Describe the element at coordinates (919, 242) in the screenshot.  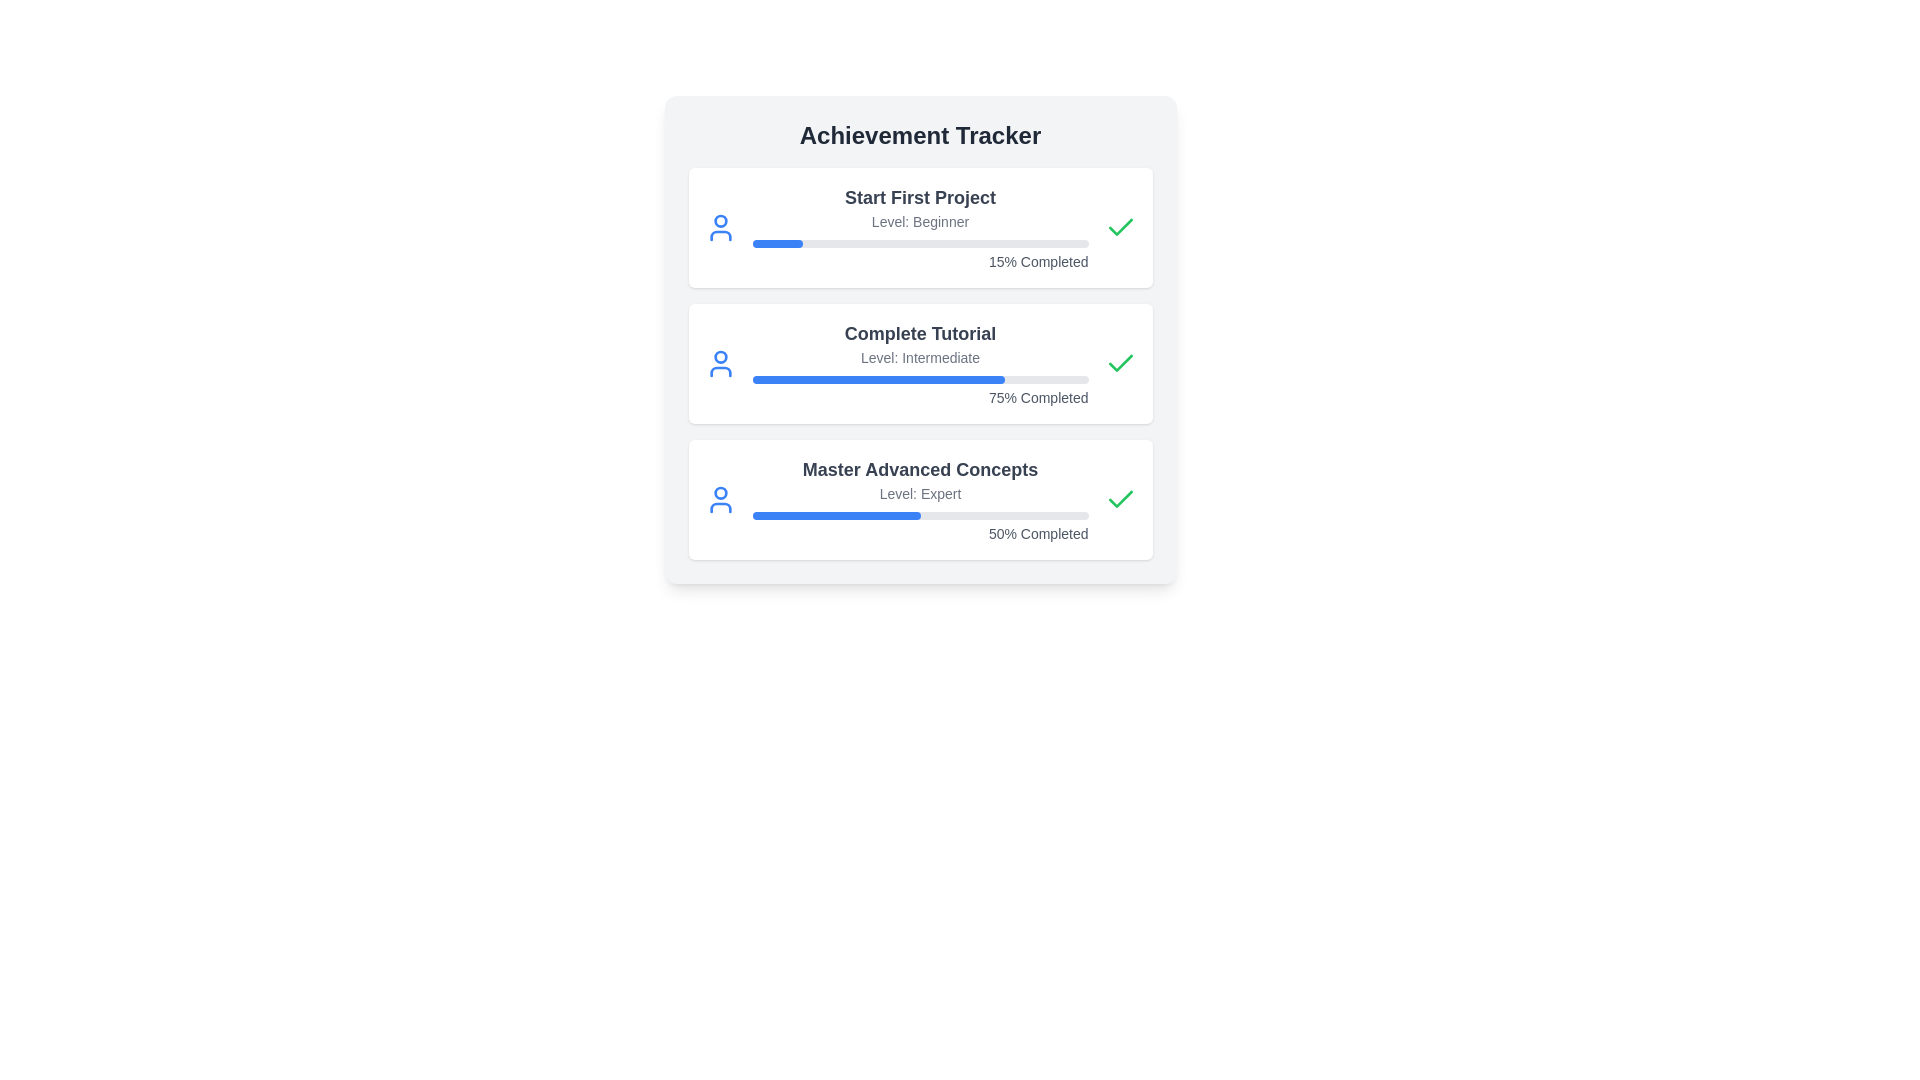
I see `the progress bar styled as a gray horizontal bar with rounded edges, located in the Achievement Tracker panel under the 'Start First Project' title and above the '15% Completed' label` at that location.